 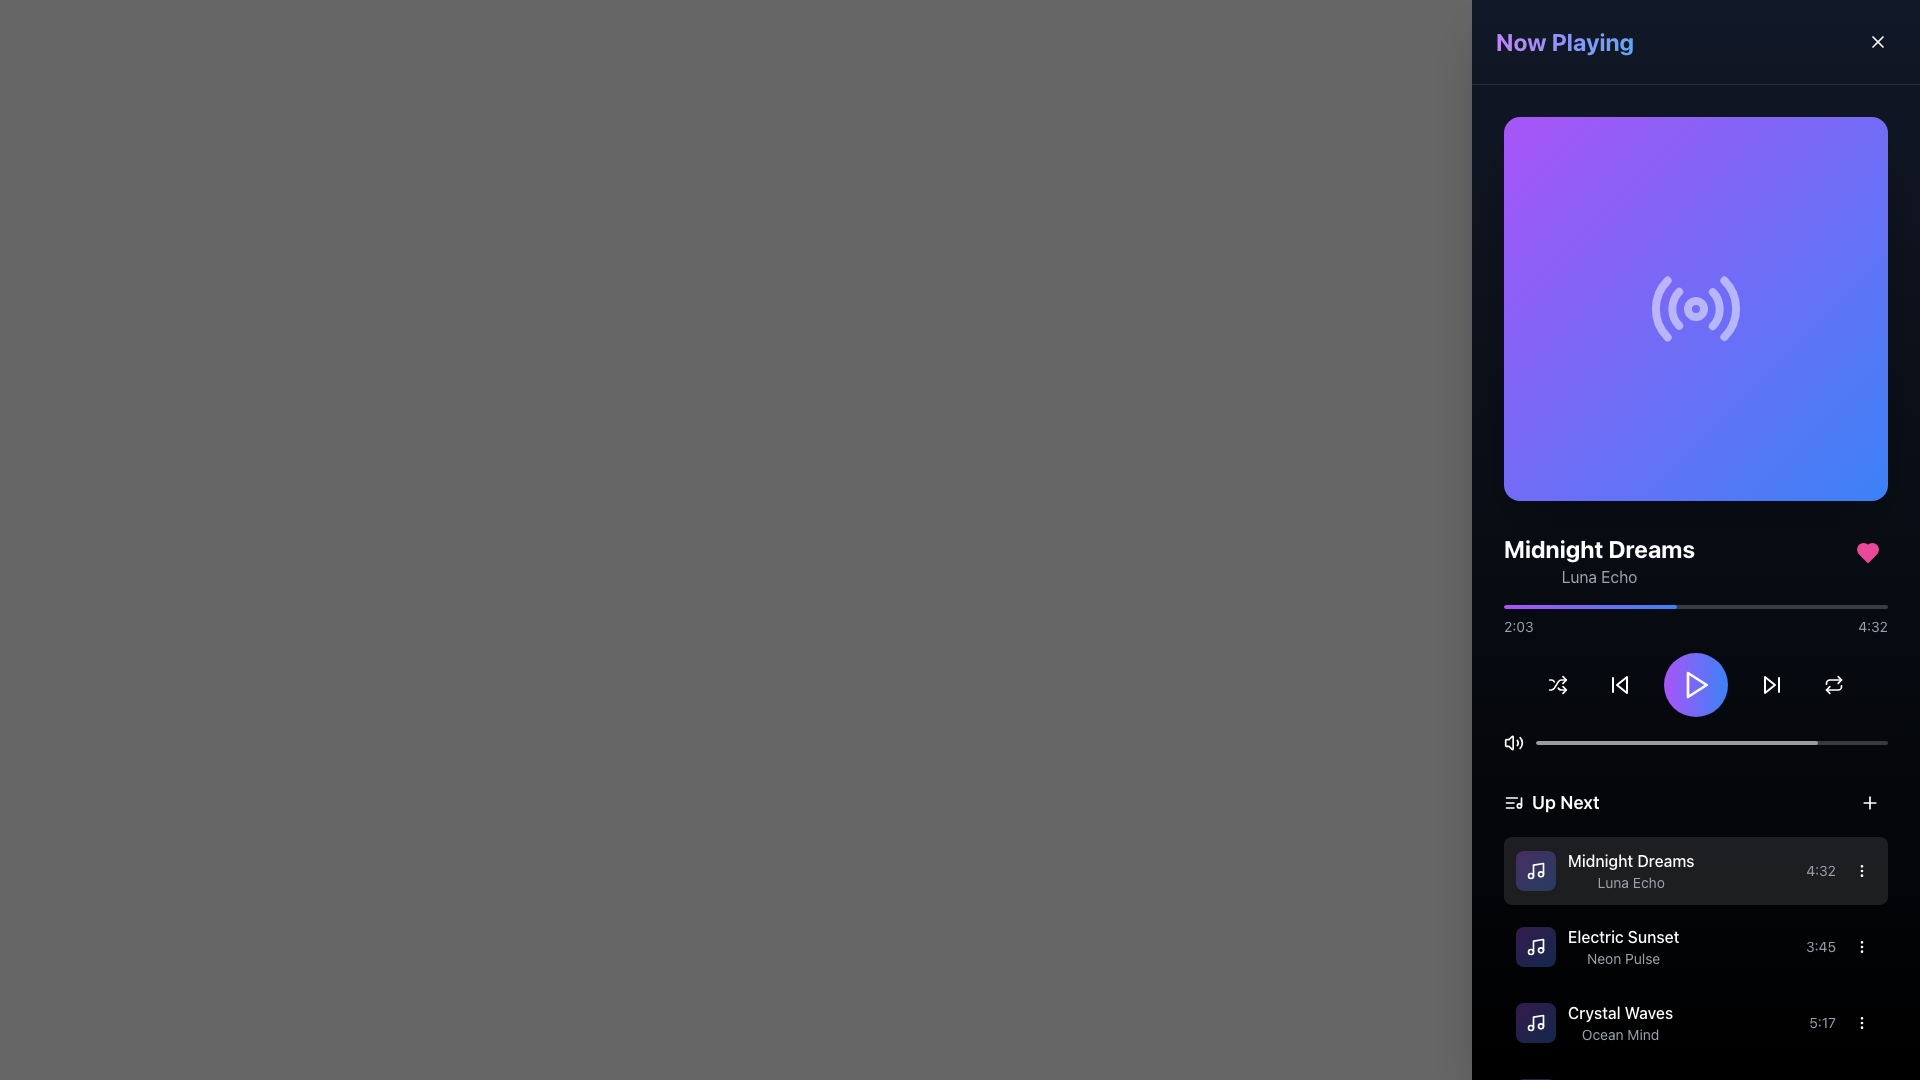 What do you see at coordinates (1876, 42) in the screenshot?
I see `the cross-shaped close button located in the top-right corner of the interface next to the title 'Now Playing'` at bounding box center [1876, 42].